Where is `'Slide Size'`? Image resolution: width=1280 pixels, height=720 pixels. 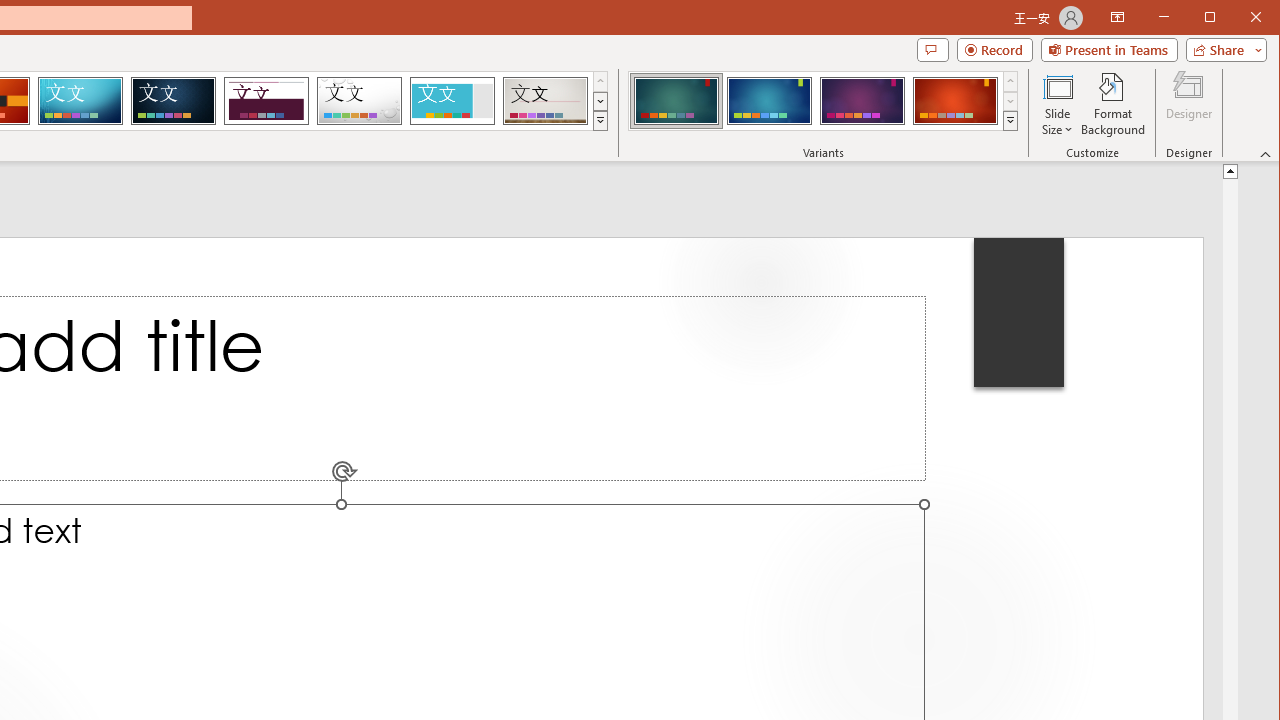 'Slide Size' is located at coordinates (1056, 104).